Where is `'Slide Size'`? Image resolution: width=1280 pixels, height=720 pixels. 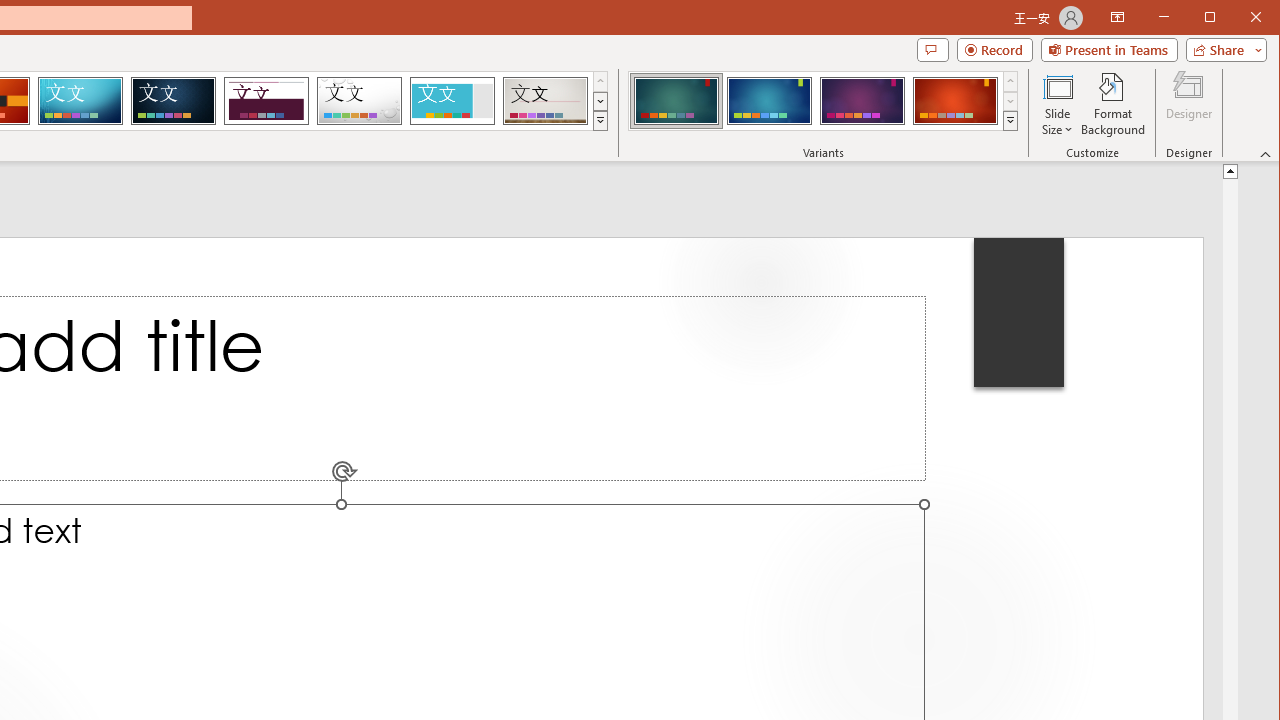 'Slide Size' is located at coordinates (1056, 104).